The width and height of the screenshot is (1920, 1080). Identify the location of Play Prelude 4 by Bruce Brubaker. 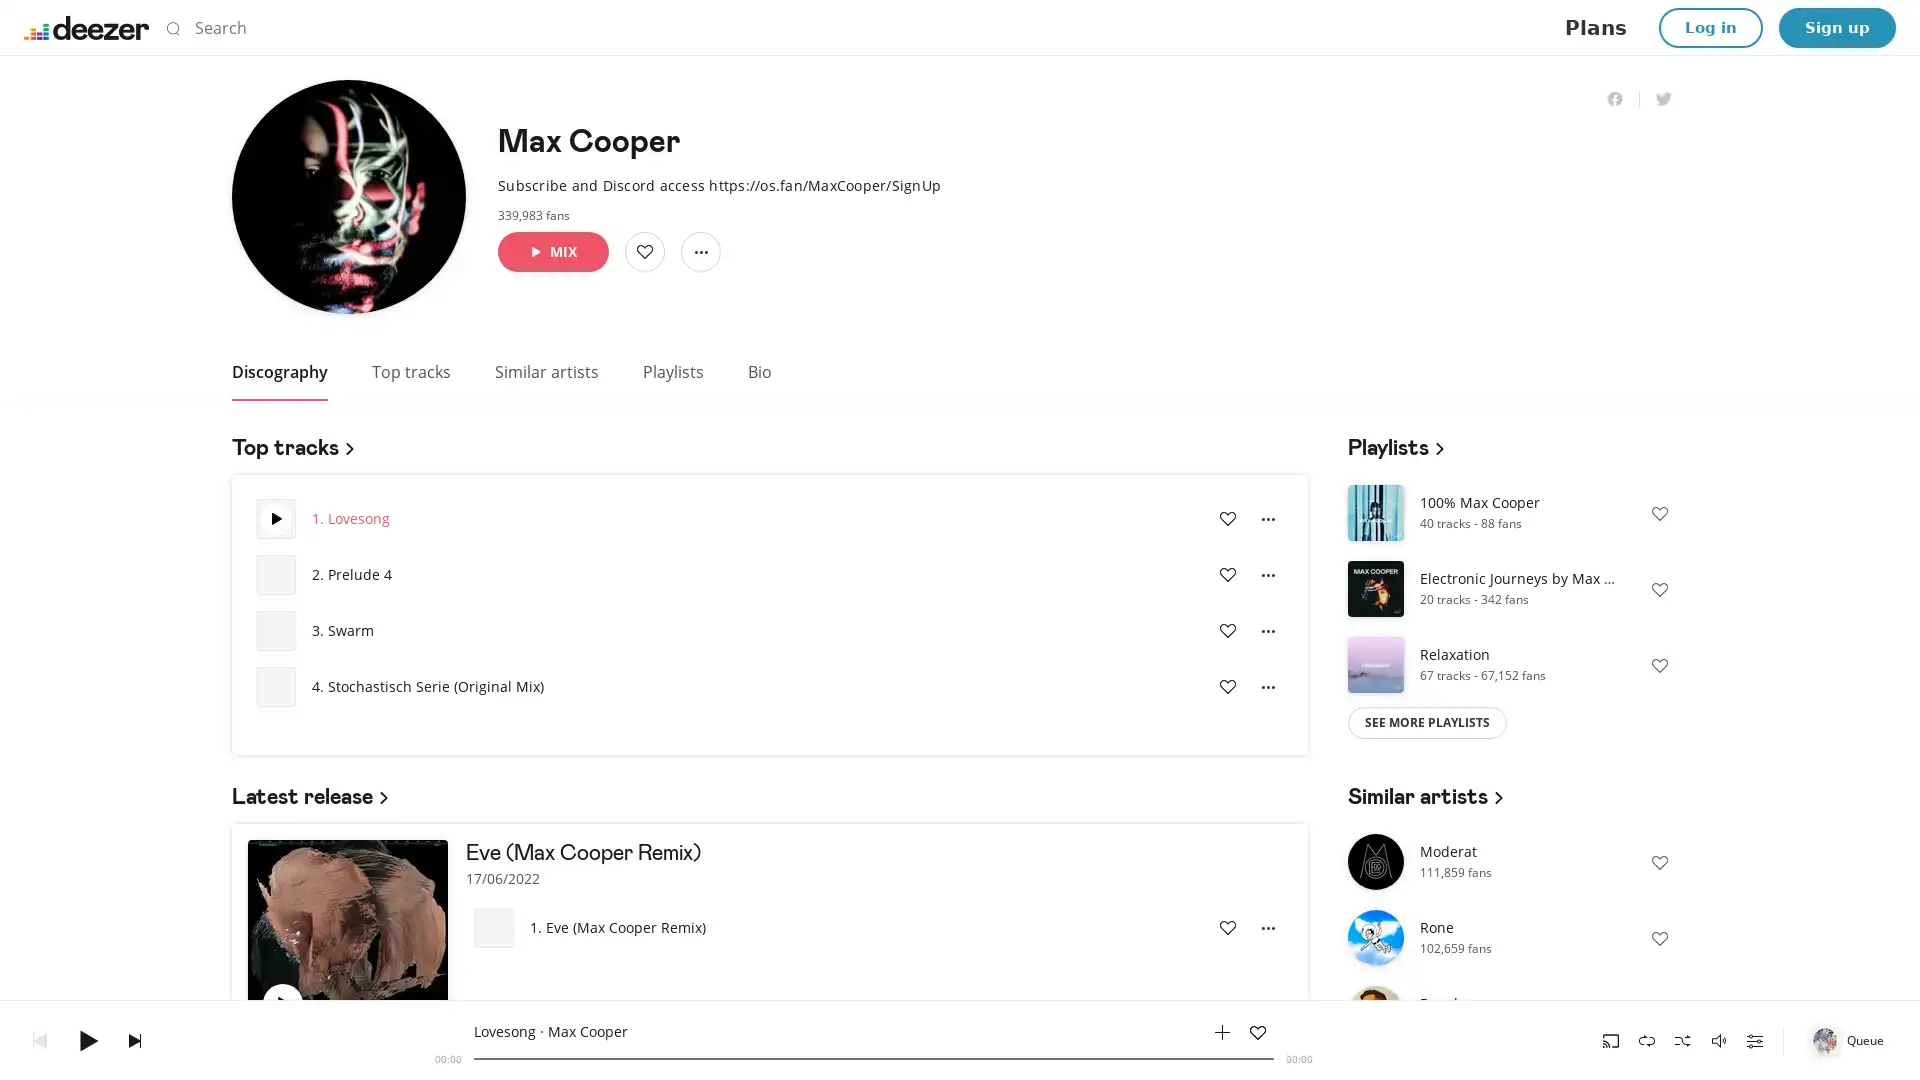
(274, 574).